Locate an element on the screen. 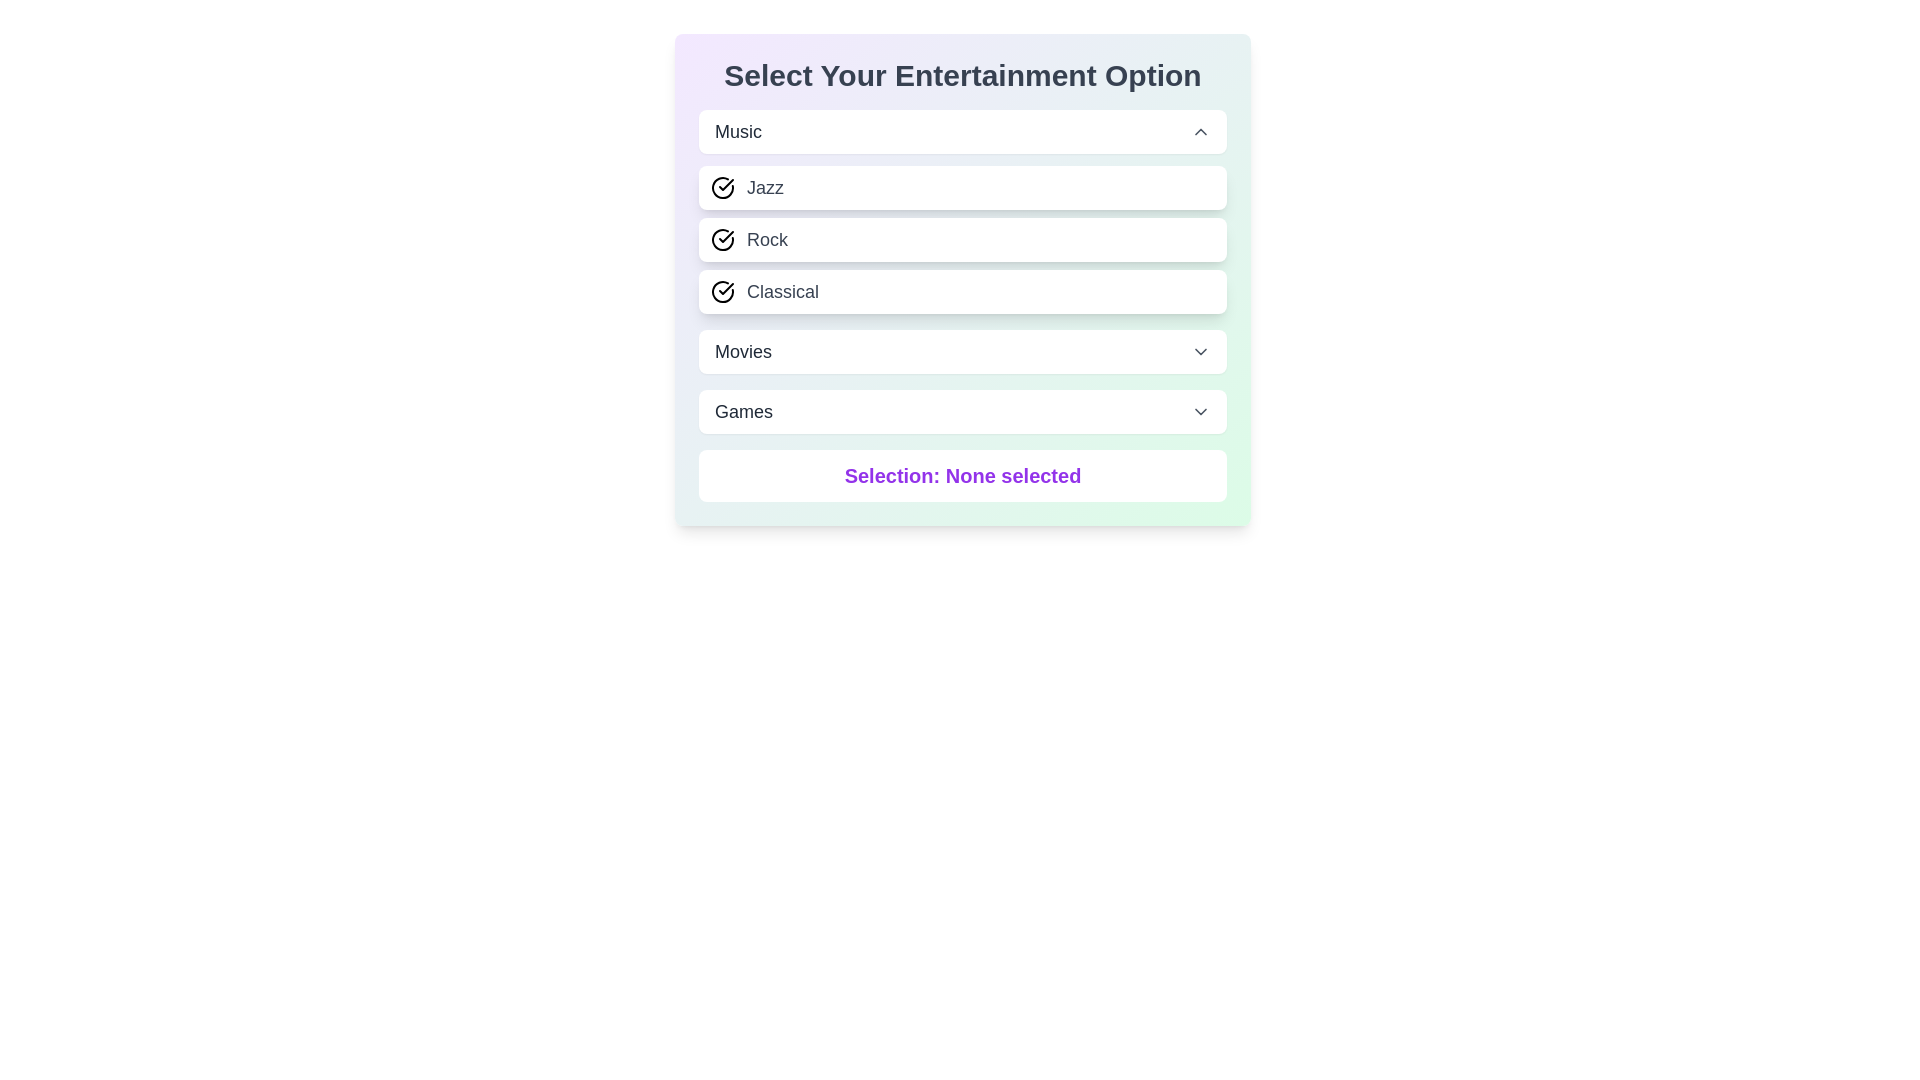 The image size is (1920, 1080). the fifth selectable option in the entertainment categories list, which is located below the 'Movies' option is located at coordinates (963, 411).